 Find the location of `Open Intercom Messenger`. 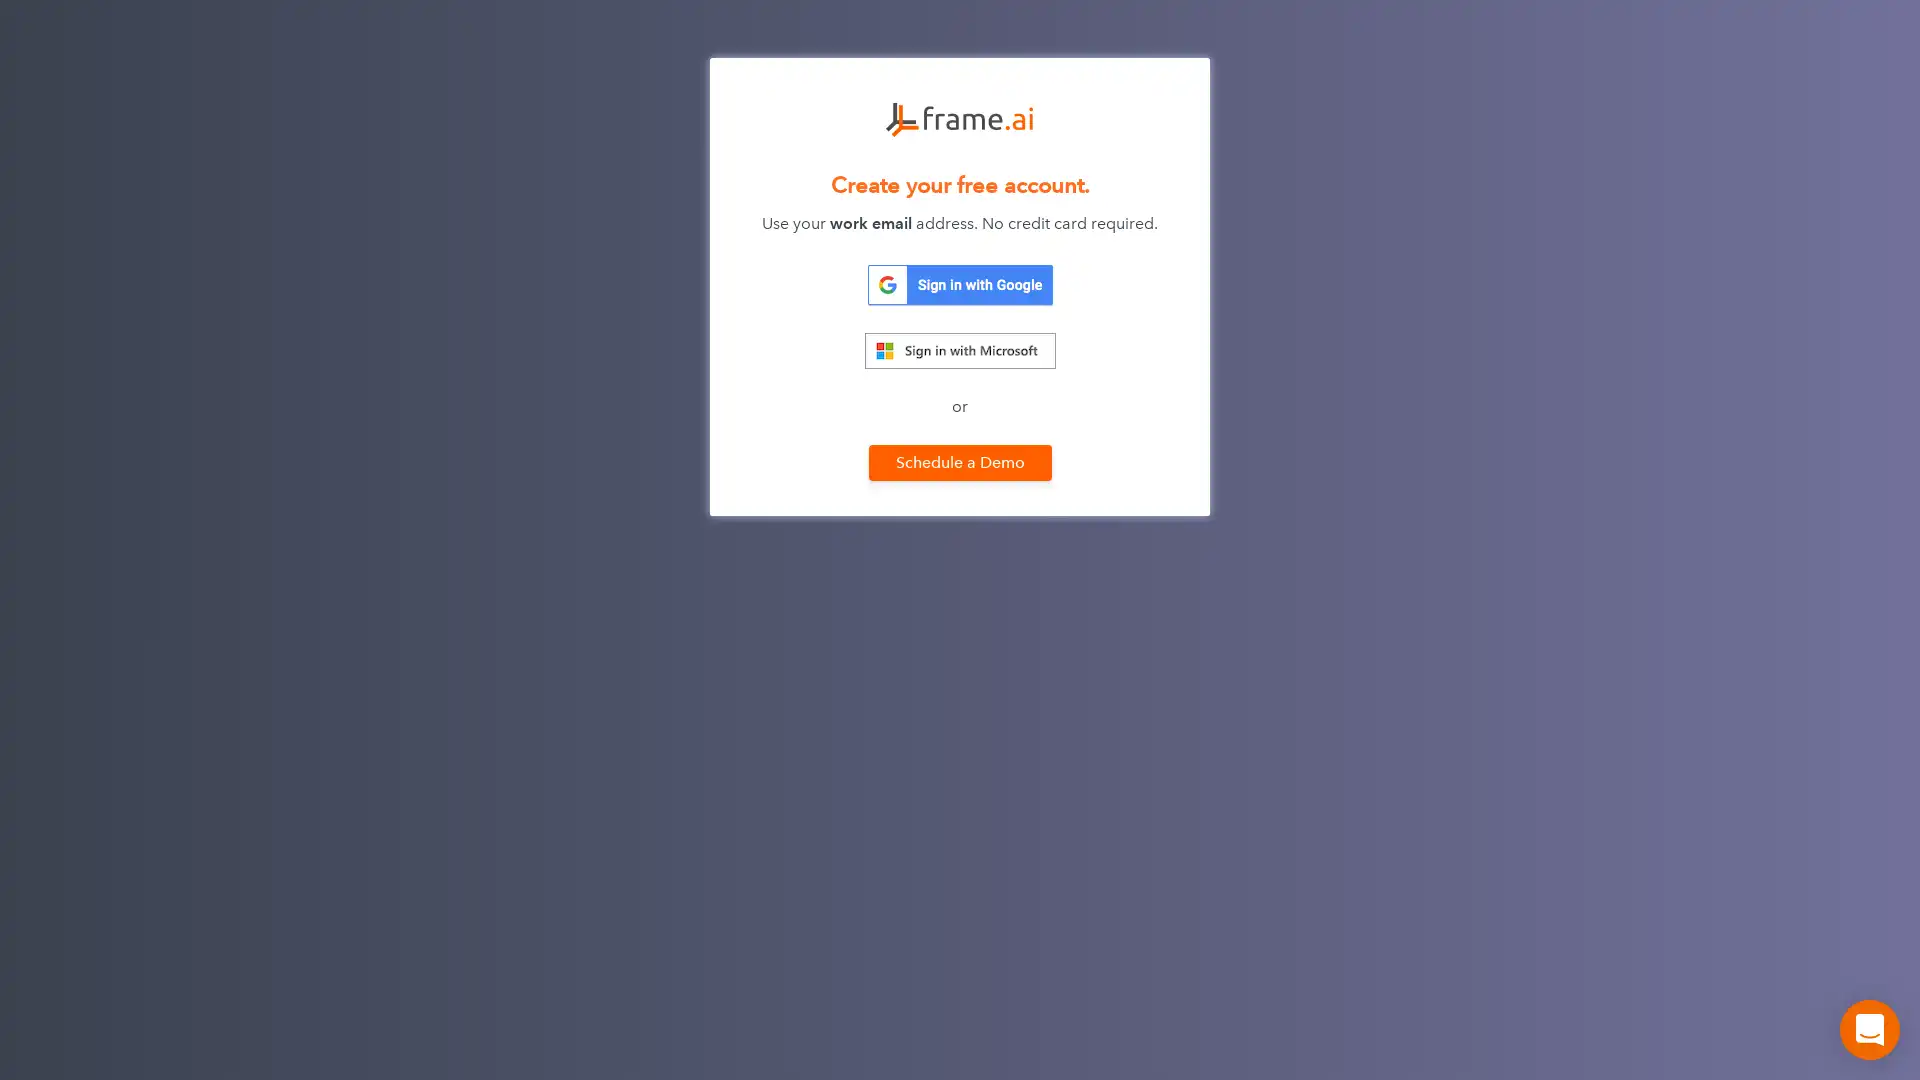

Open Intercom Messenger is located at coordinates (1869, 1029).